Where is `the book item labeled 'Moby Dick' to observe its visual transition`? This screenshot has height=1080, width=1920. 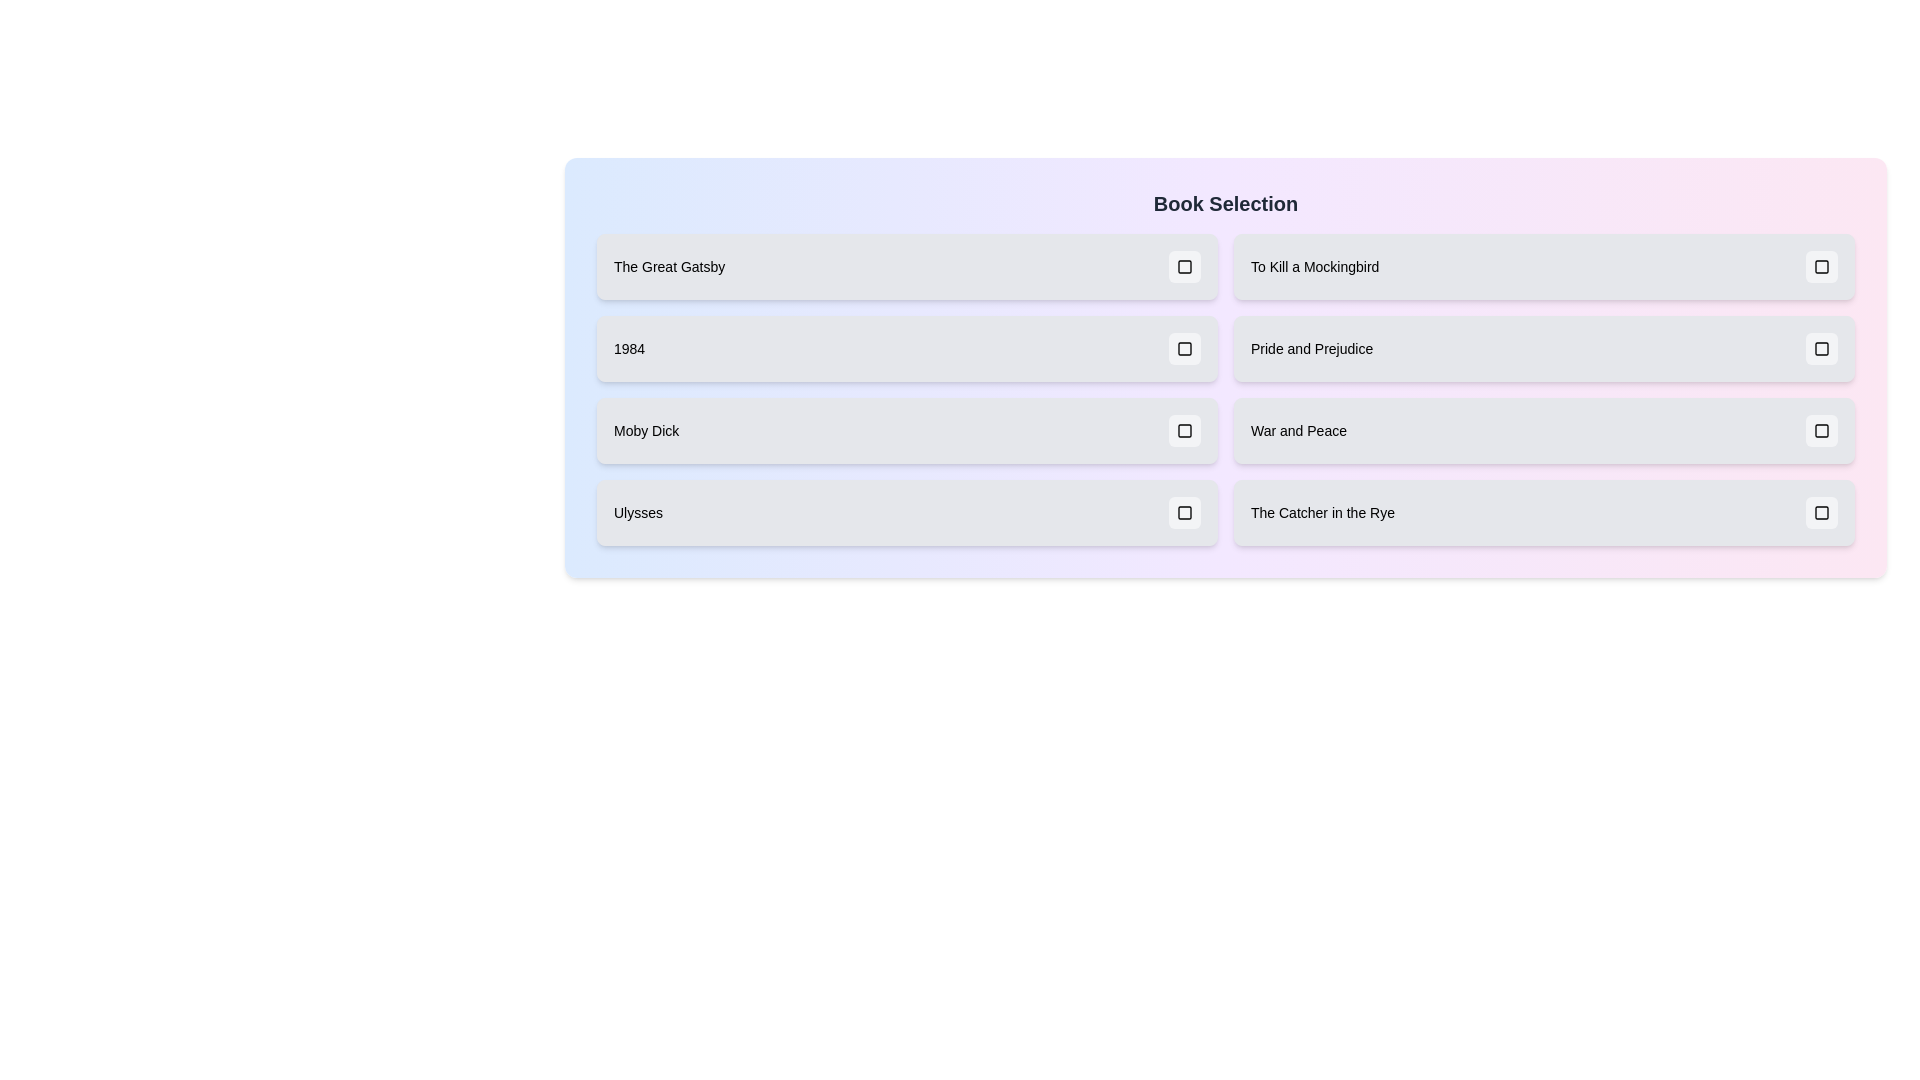
the book item labeled 'Moby Dick' to observe its visual transition is located at coordinates (906, 430).